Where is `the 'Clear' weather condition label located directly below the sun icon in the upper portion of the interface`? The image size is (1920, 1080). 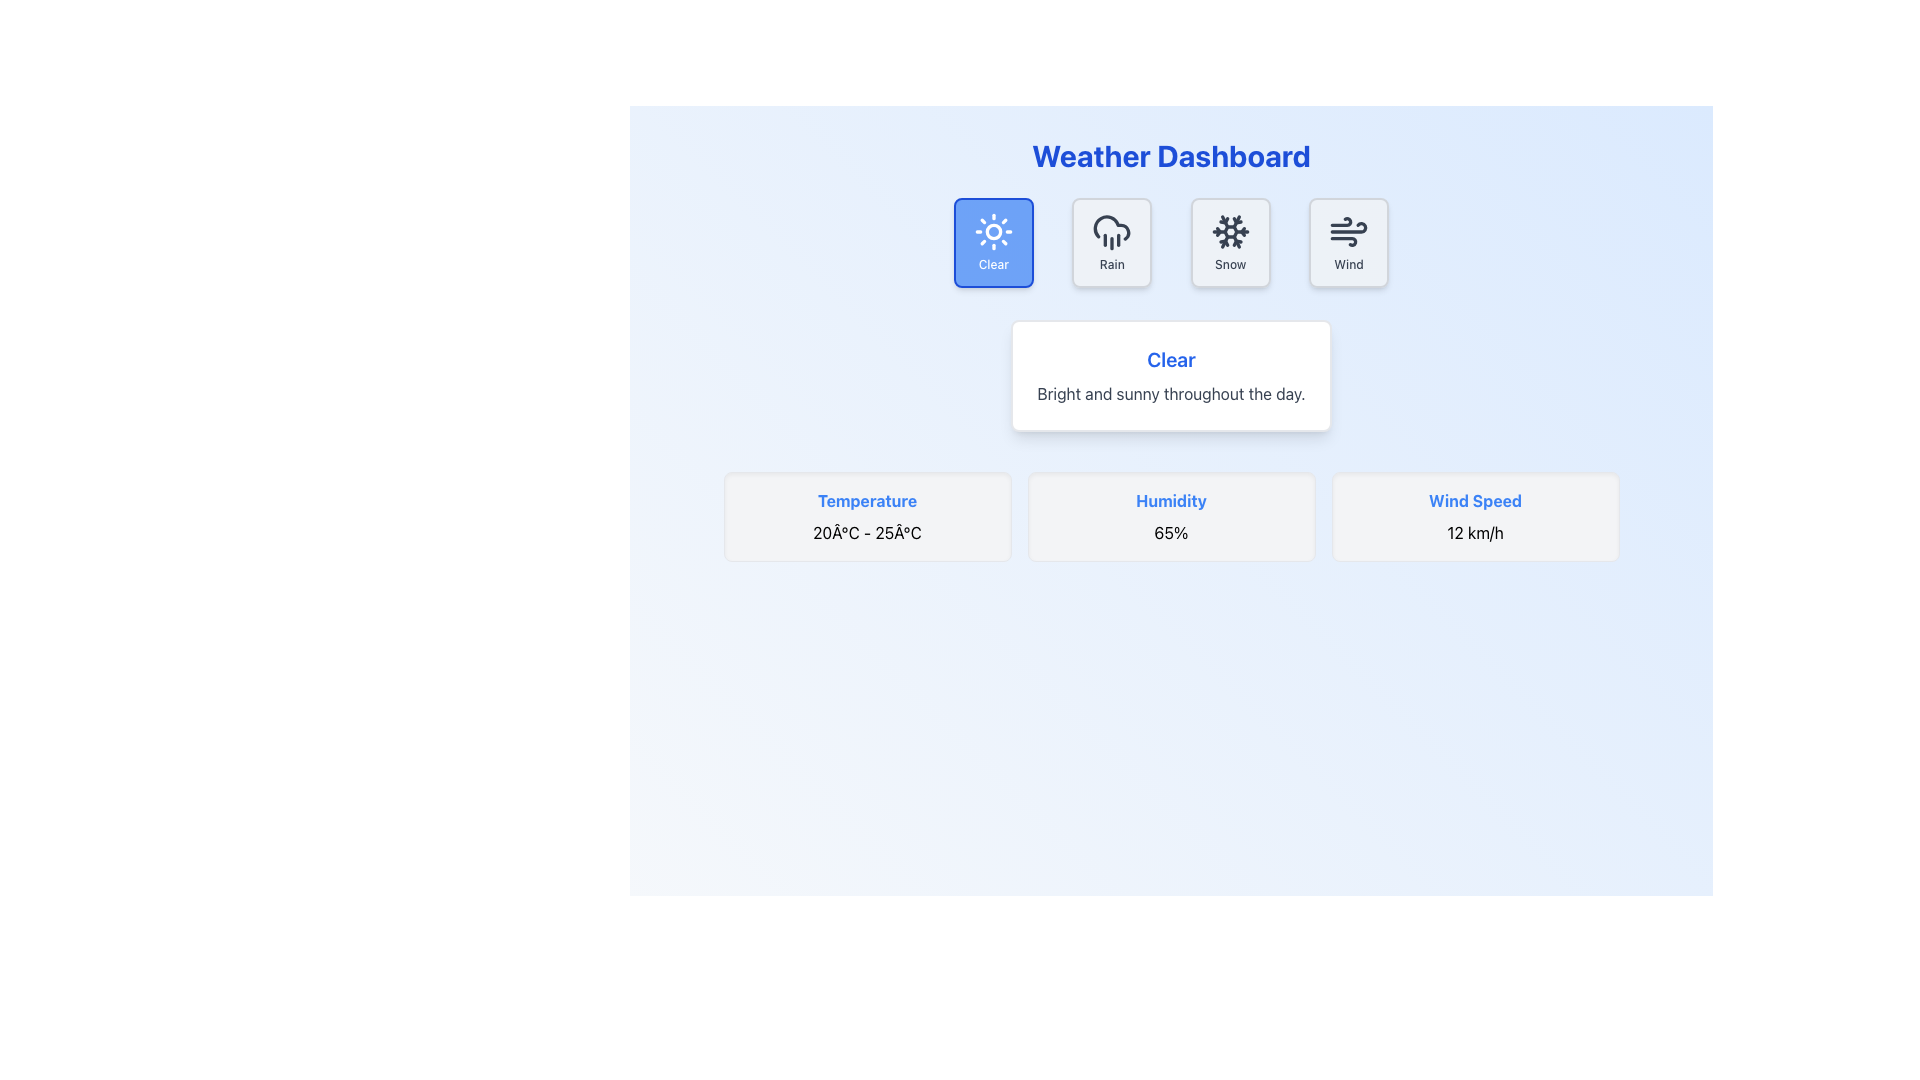
the 'Clear' weather condition label located directly below the sun icon in the upper portion of the interface is located at coordinates (993, 264).